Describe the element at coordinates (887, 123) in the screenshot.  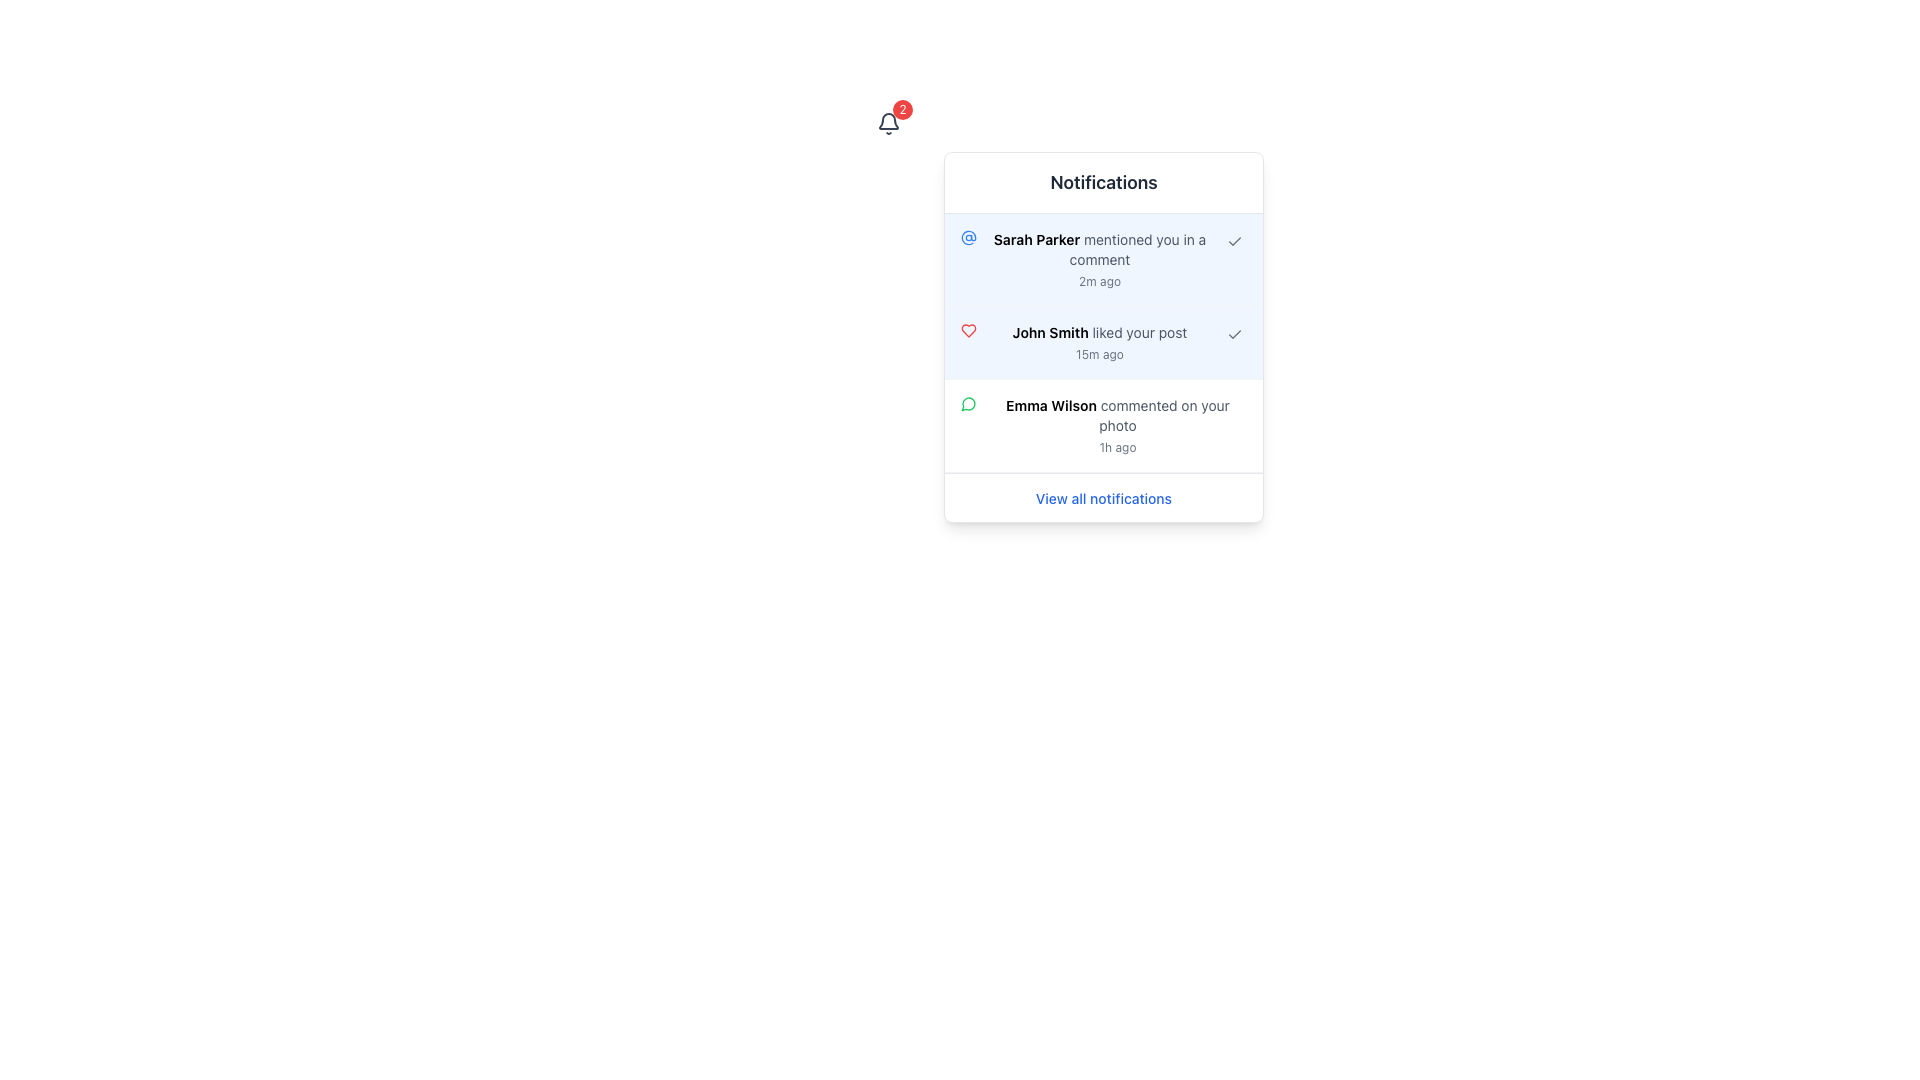
I see `the bell icon representing the notifications, which has a red badge with the number 2` at that location.